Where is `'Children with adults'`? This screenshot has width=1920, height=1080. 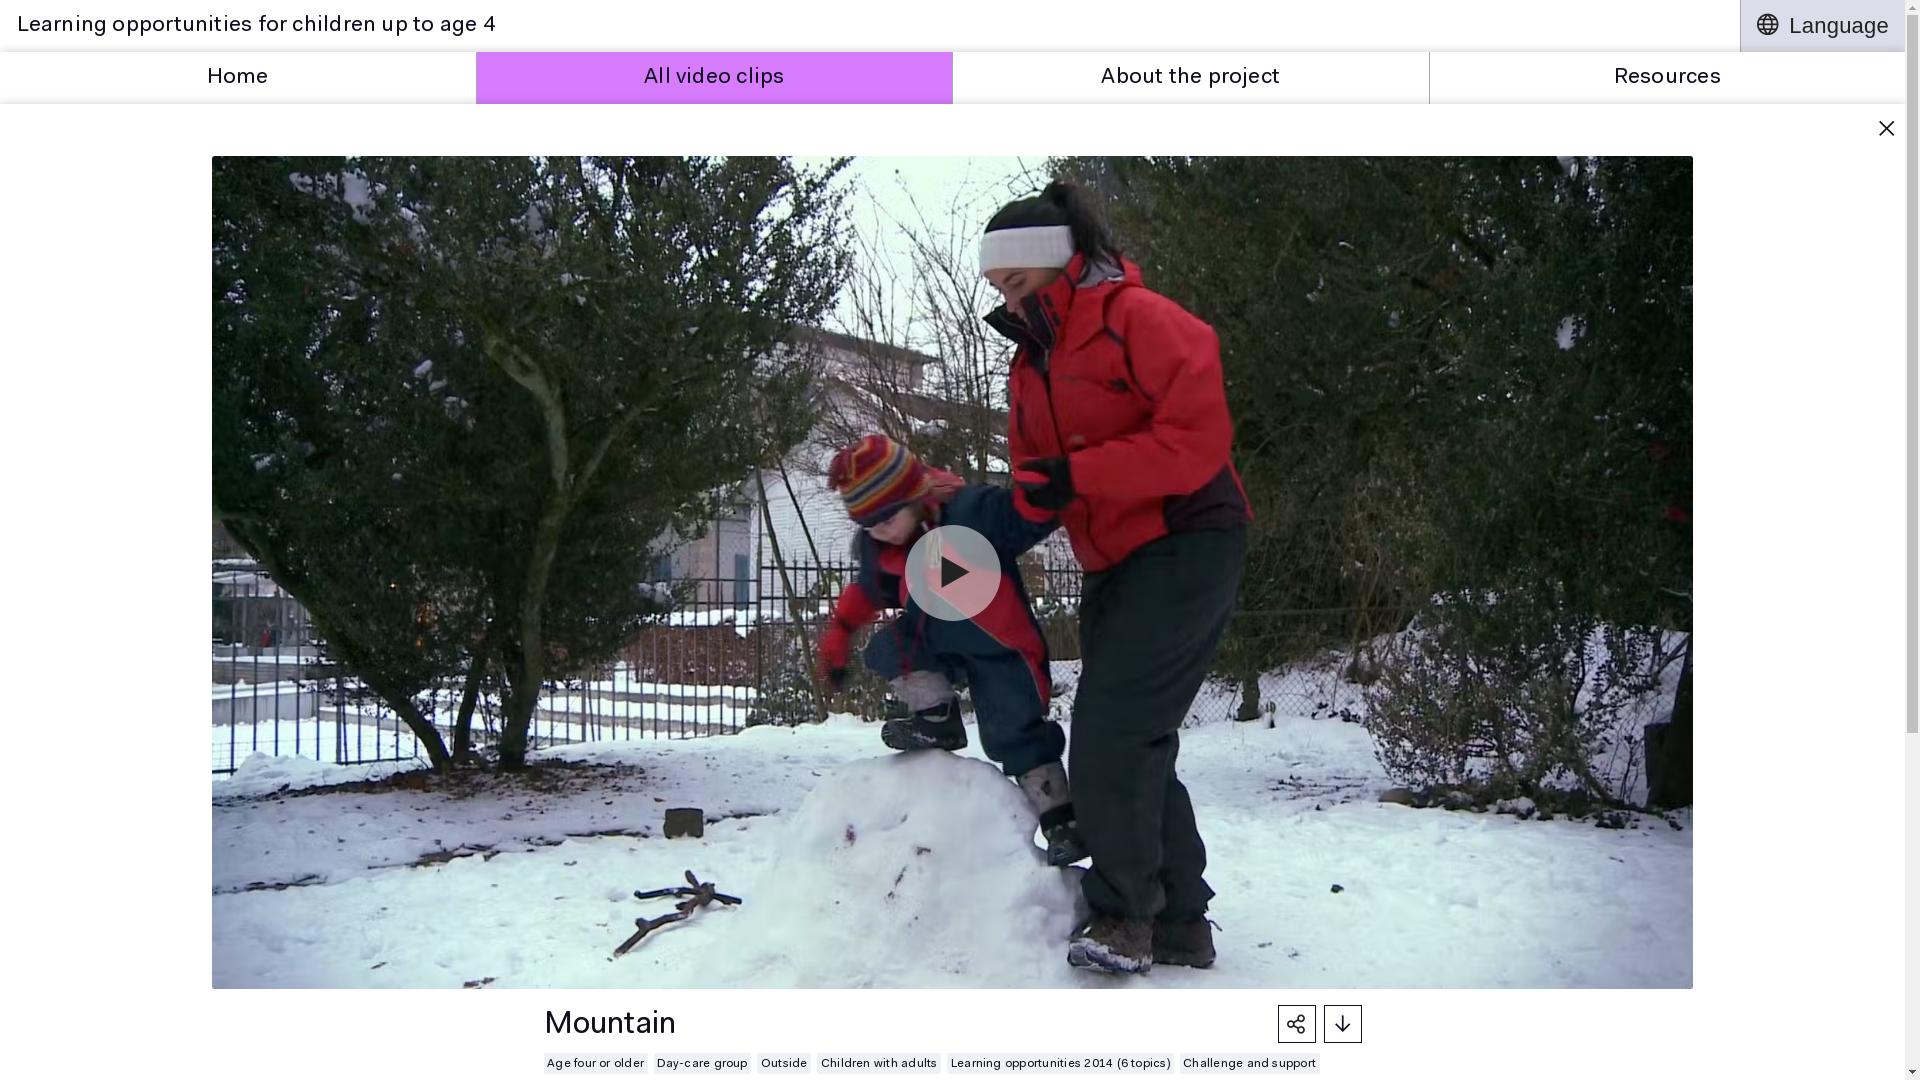 'Children with adults' is located at coordinates (878, 1062).